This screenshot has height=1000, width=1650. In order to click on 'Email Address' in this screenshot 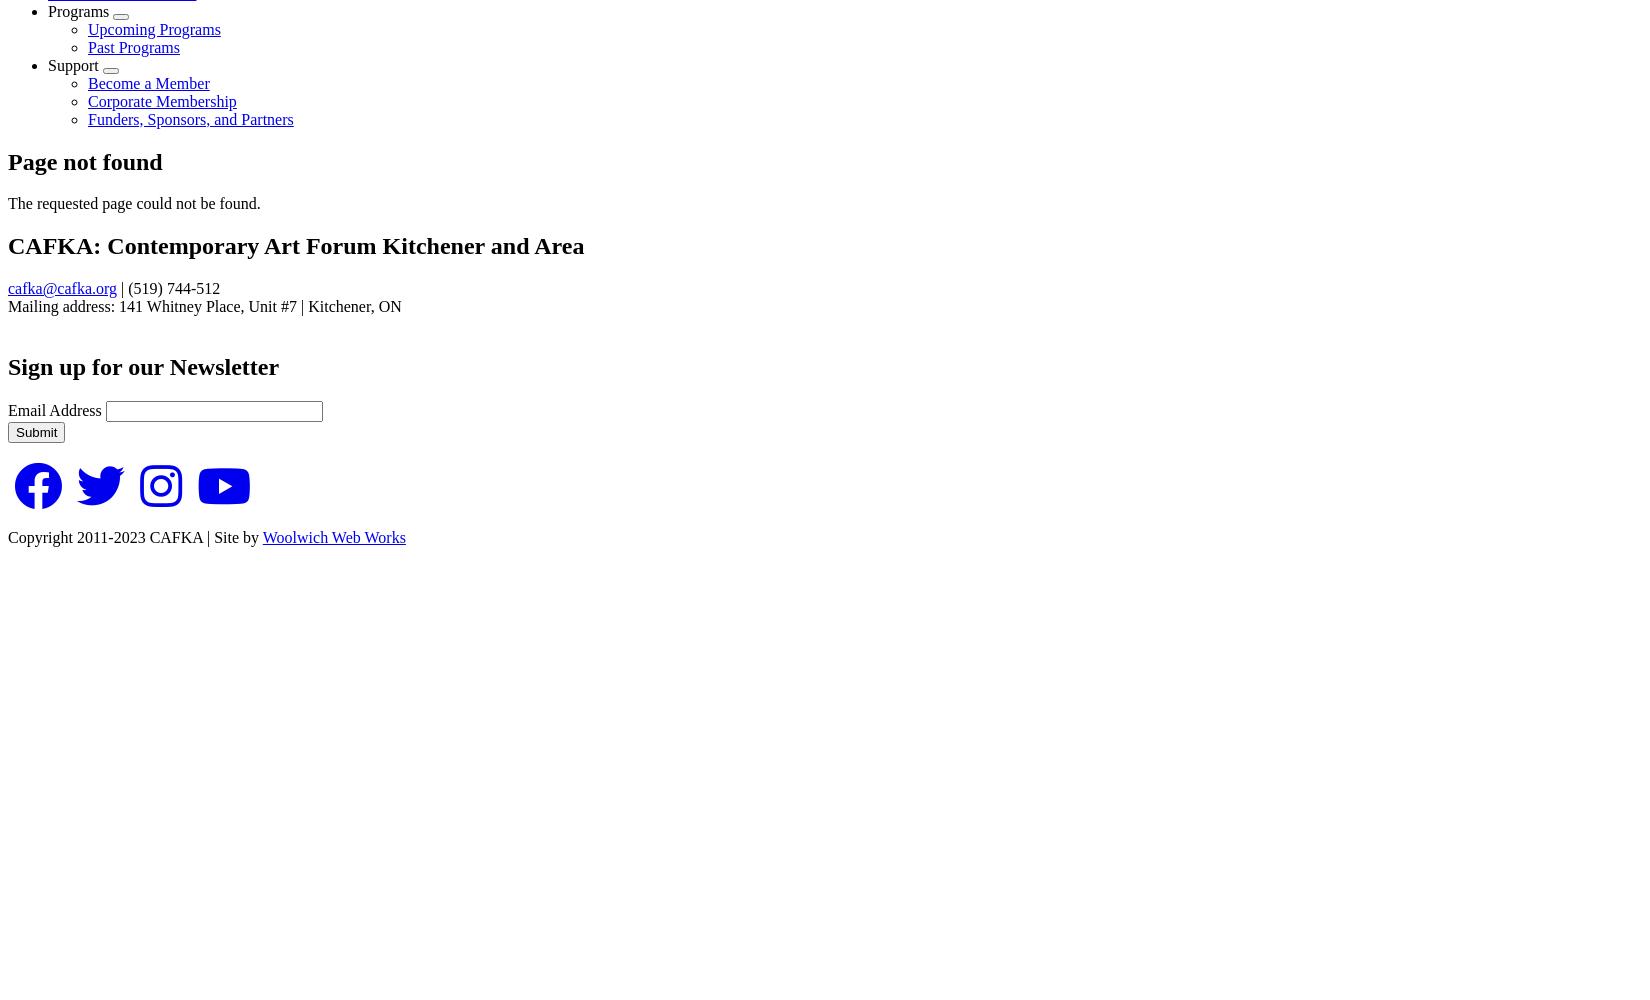, I will do `click(54, 410)`.